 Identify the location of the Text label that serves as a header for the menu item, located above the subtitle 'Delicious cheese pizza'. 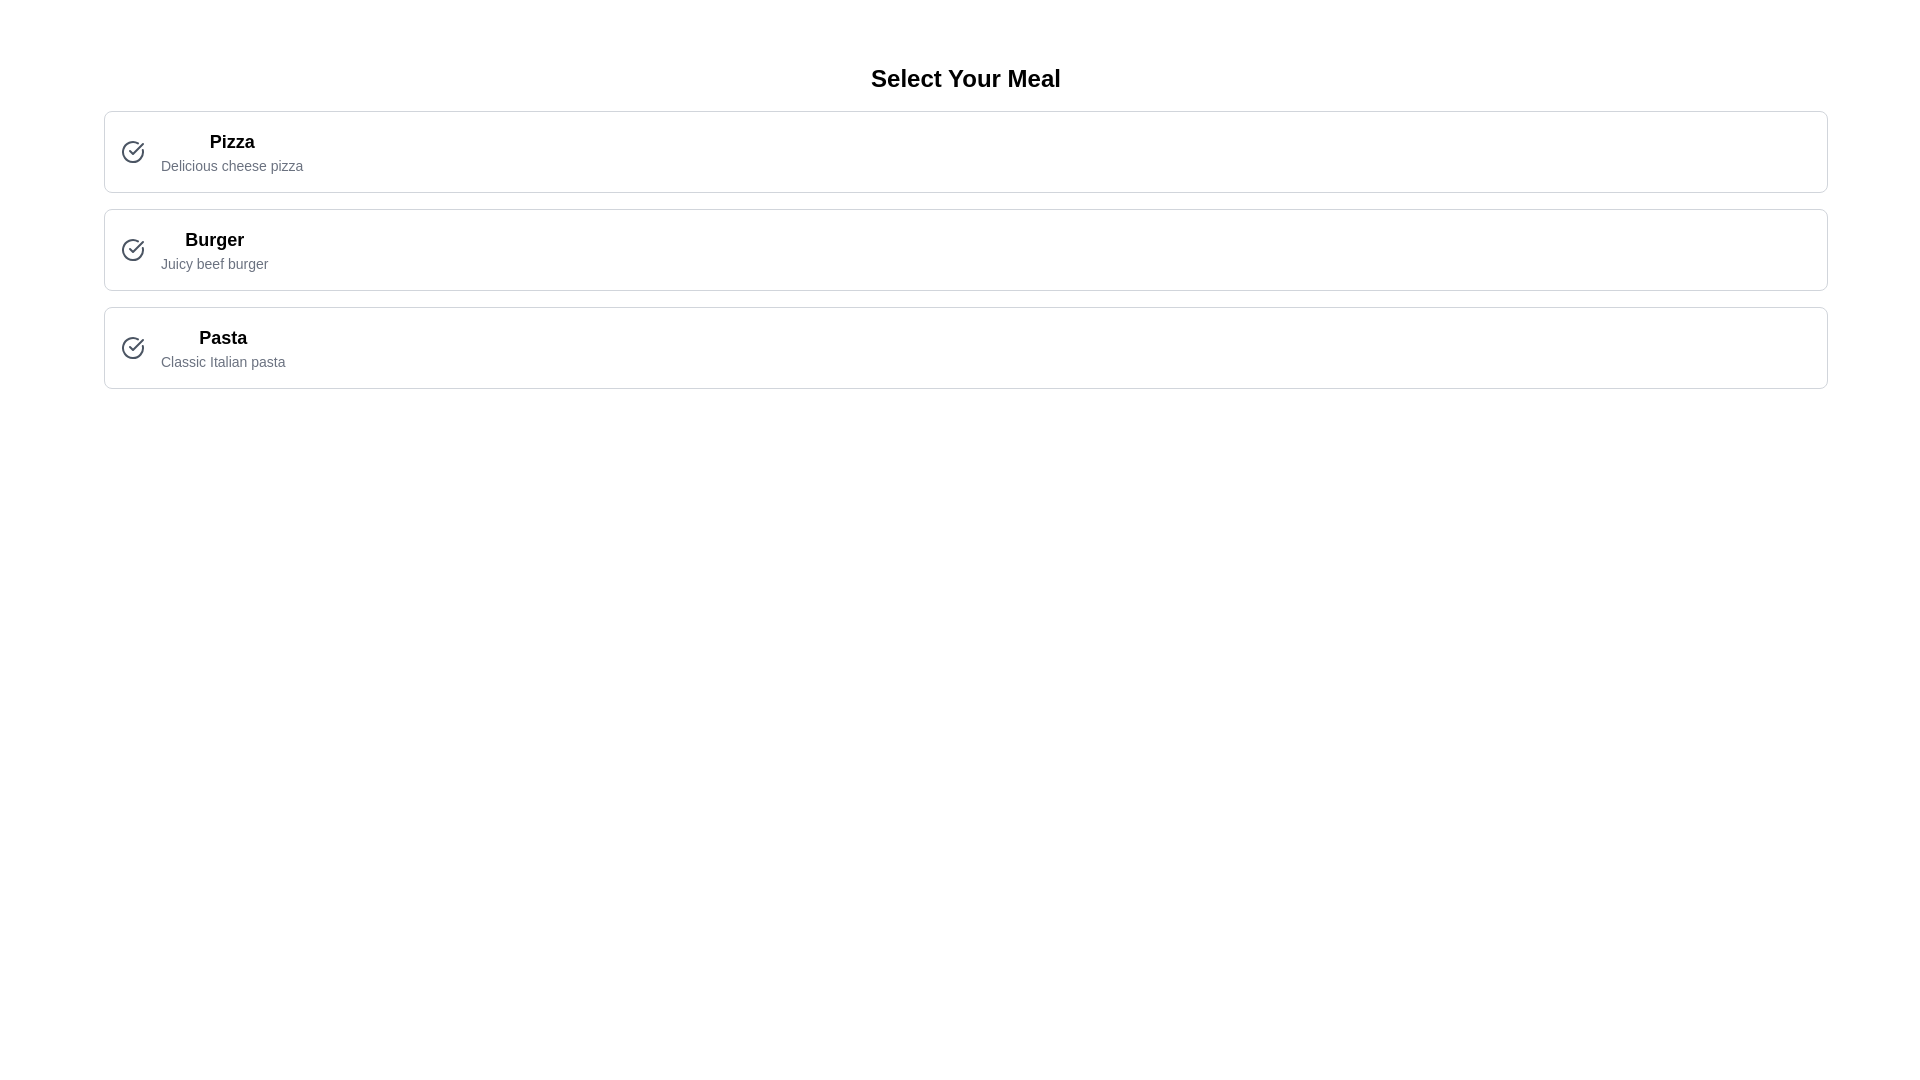
(232, 141).